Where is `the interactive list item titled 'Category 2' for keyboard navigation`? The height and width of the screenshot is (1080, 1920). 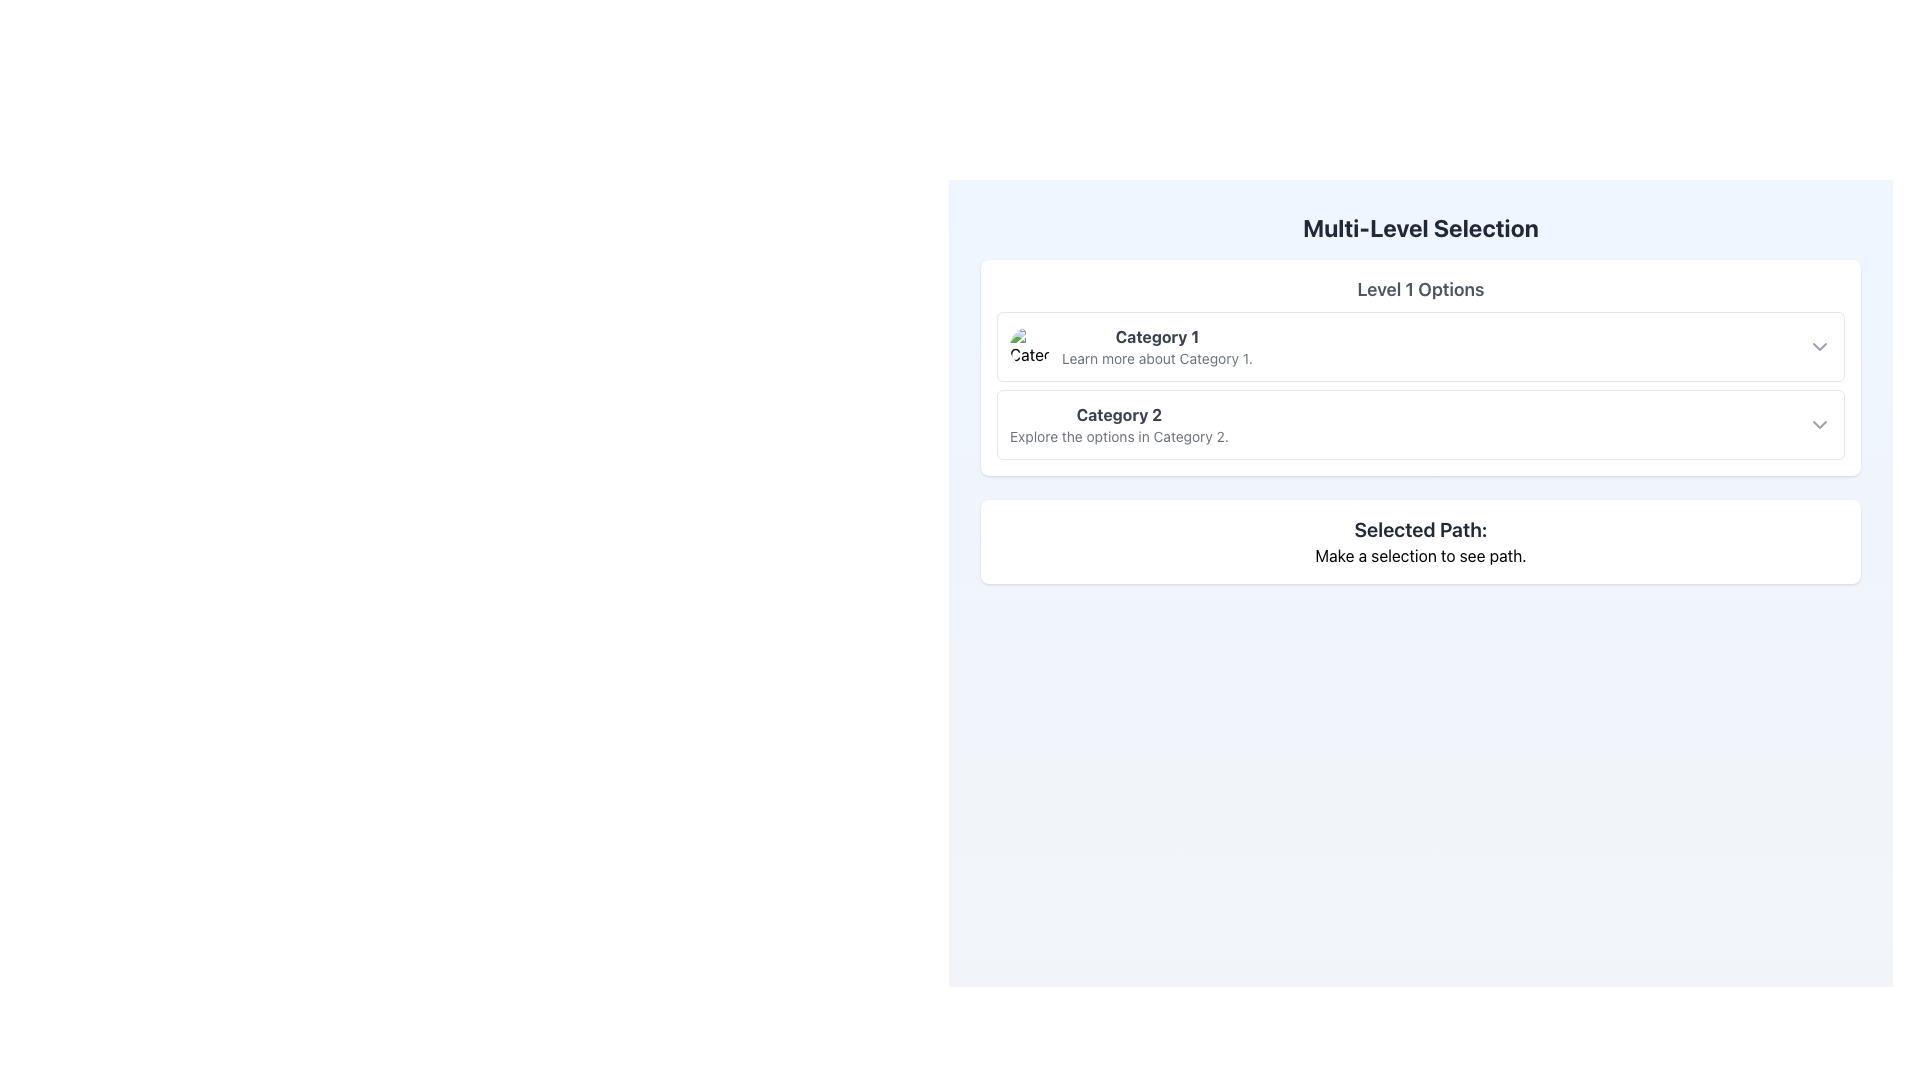
the interactive list item titled 'Category 2' for keyboard navigation is located at coordinates (1419, 423).